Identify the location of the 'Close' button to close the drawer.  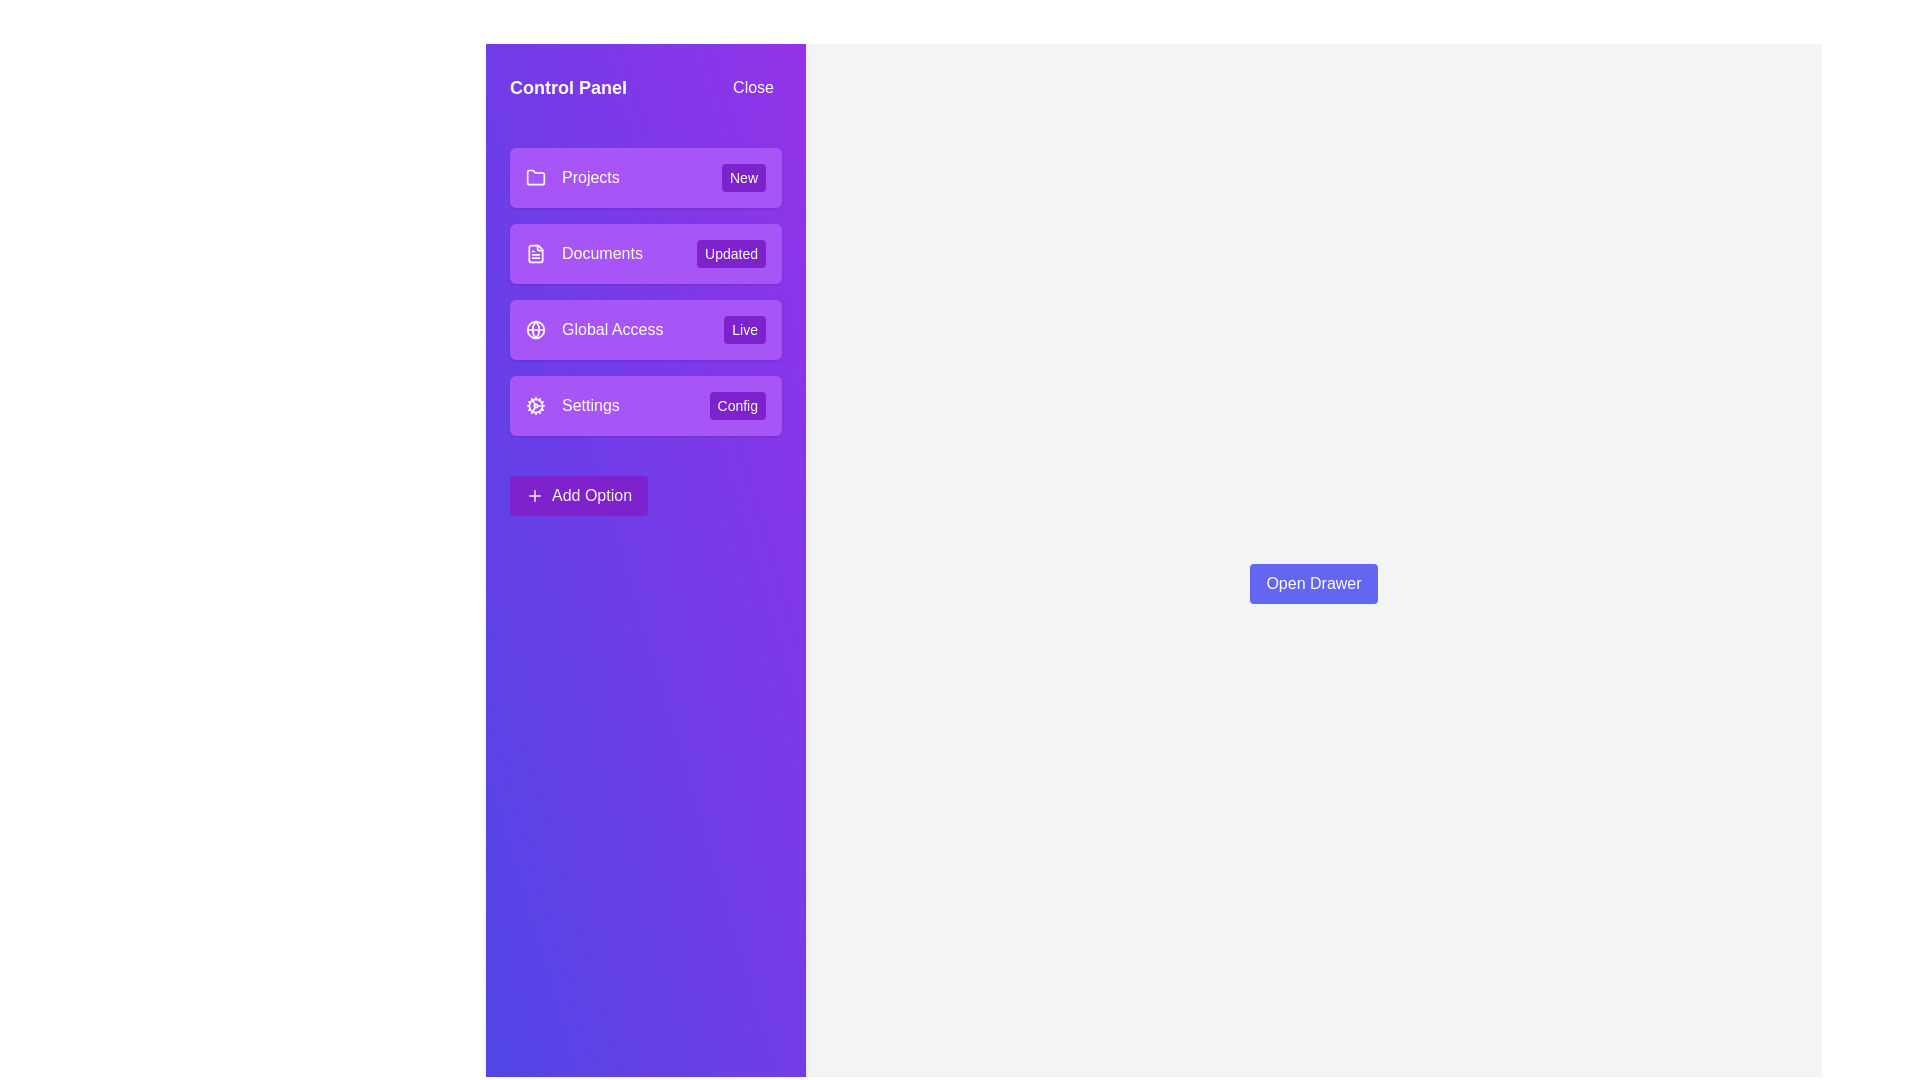
(752, 87).